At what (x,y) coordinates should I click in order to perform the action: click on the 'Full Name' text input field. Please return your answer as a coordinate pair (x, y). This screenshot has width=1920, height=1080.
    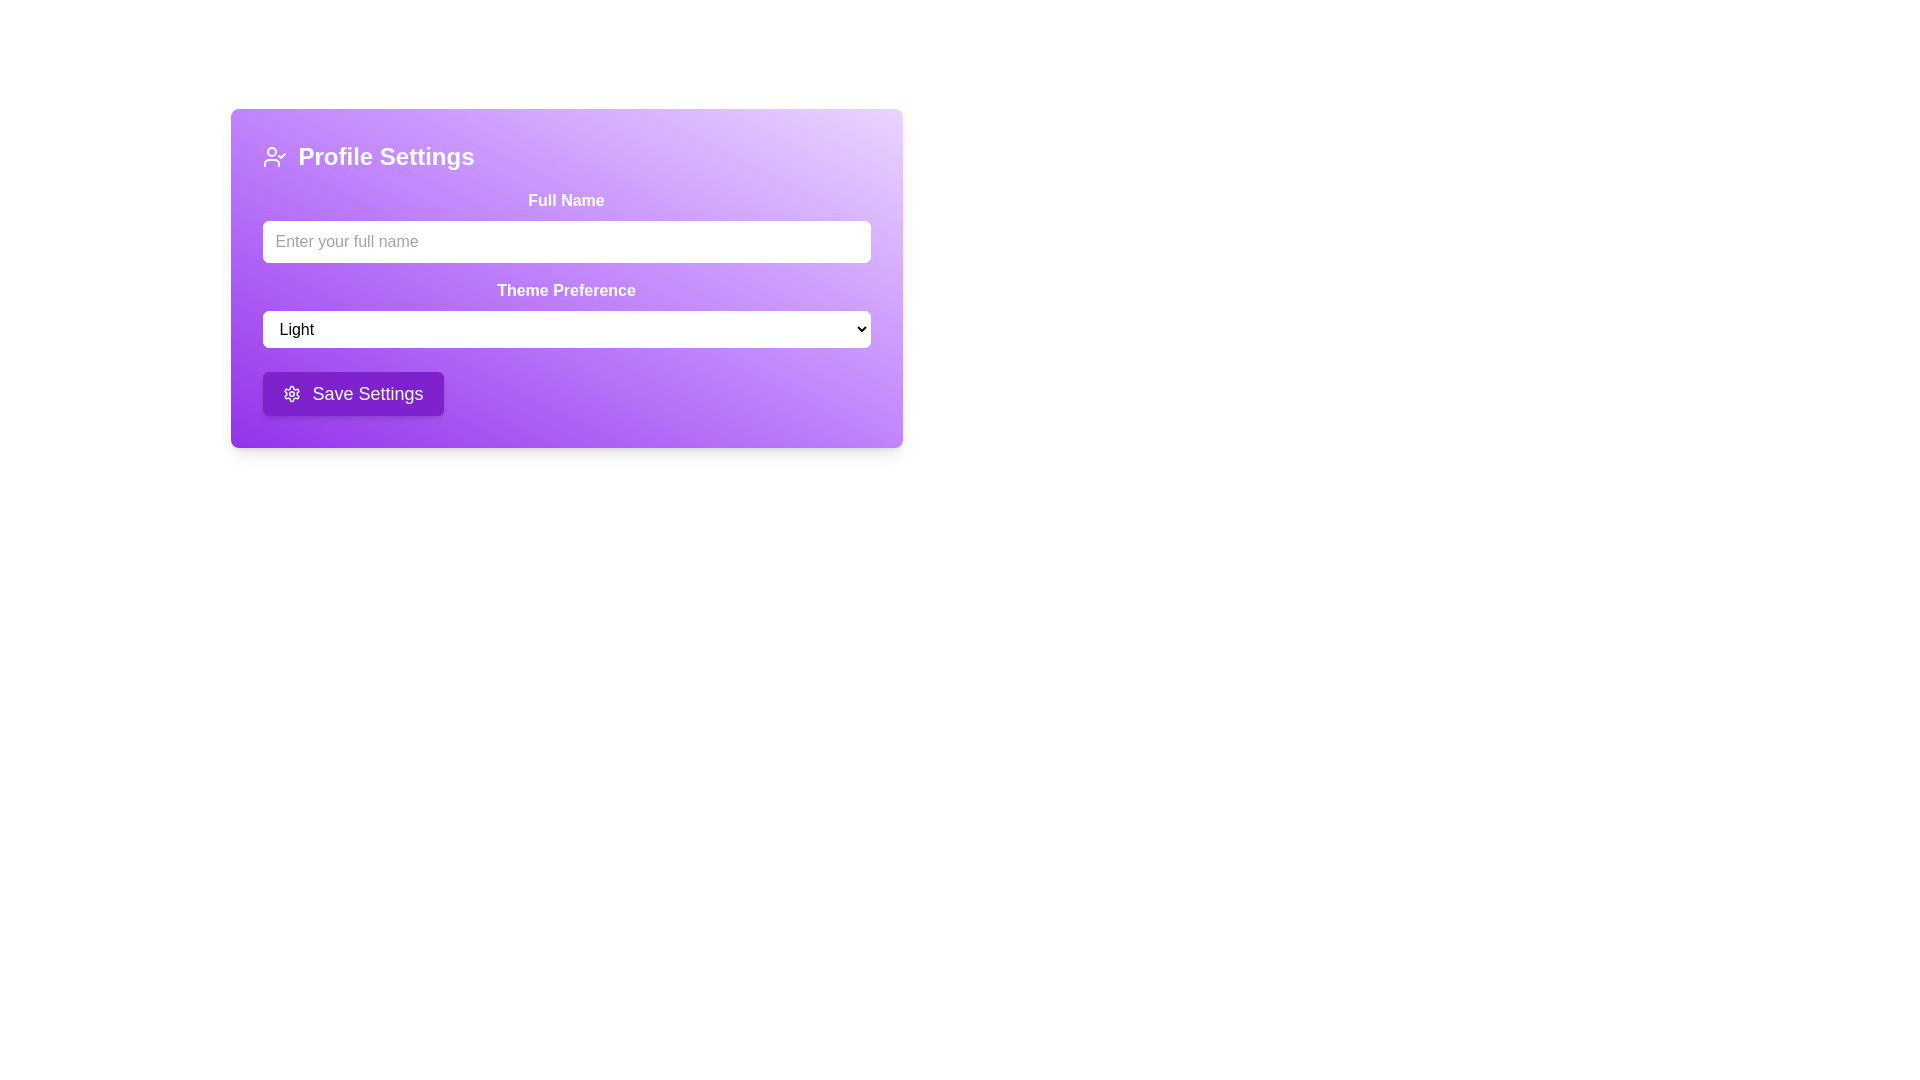
    Looking at the image, I should click on (565, 225).